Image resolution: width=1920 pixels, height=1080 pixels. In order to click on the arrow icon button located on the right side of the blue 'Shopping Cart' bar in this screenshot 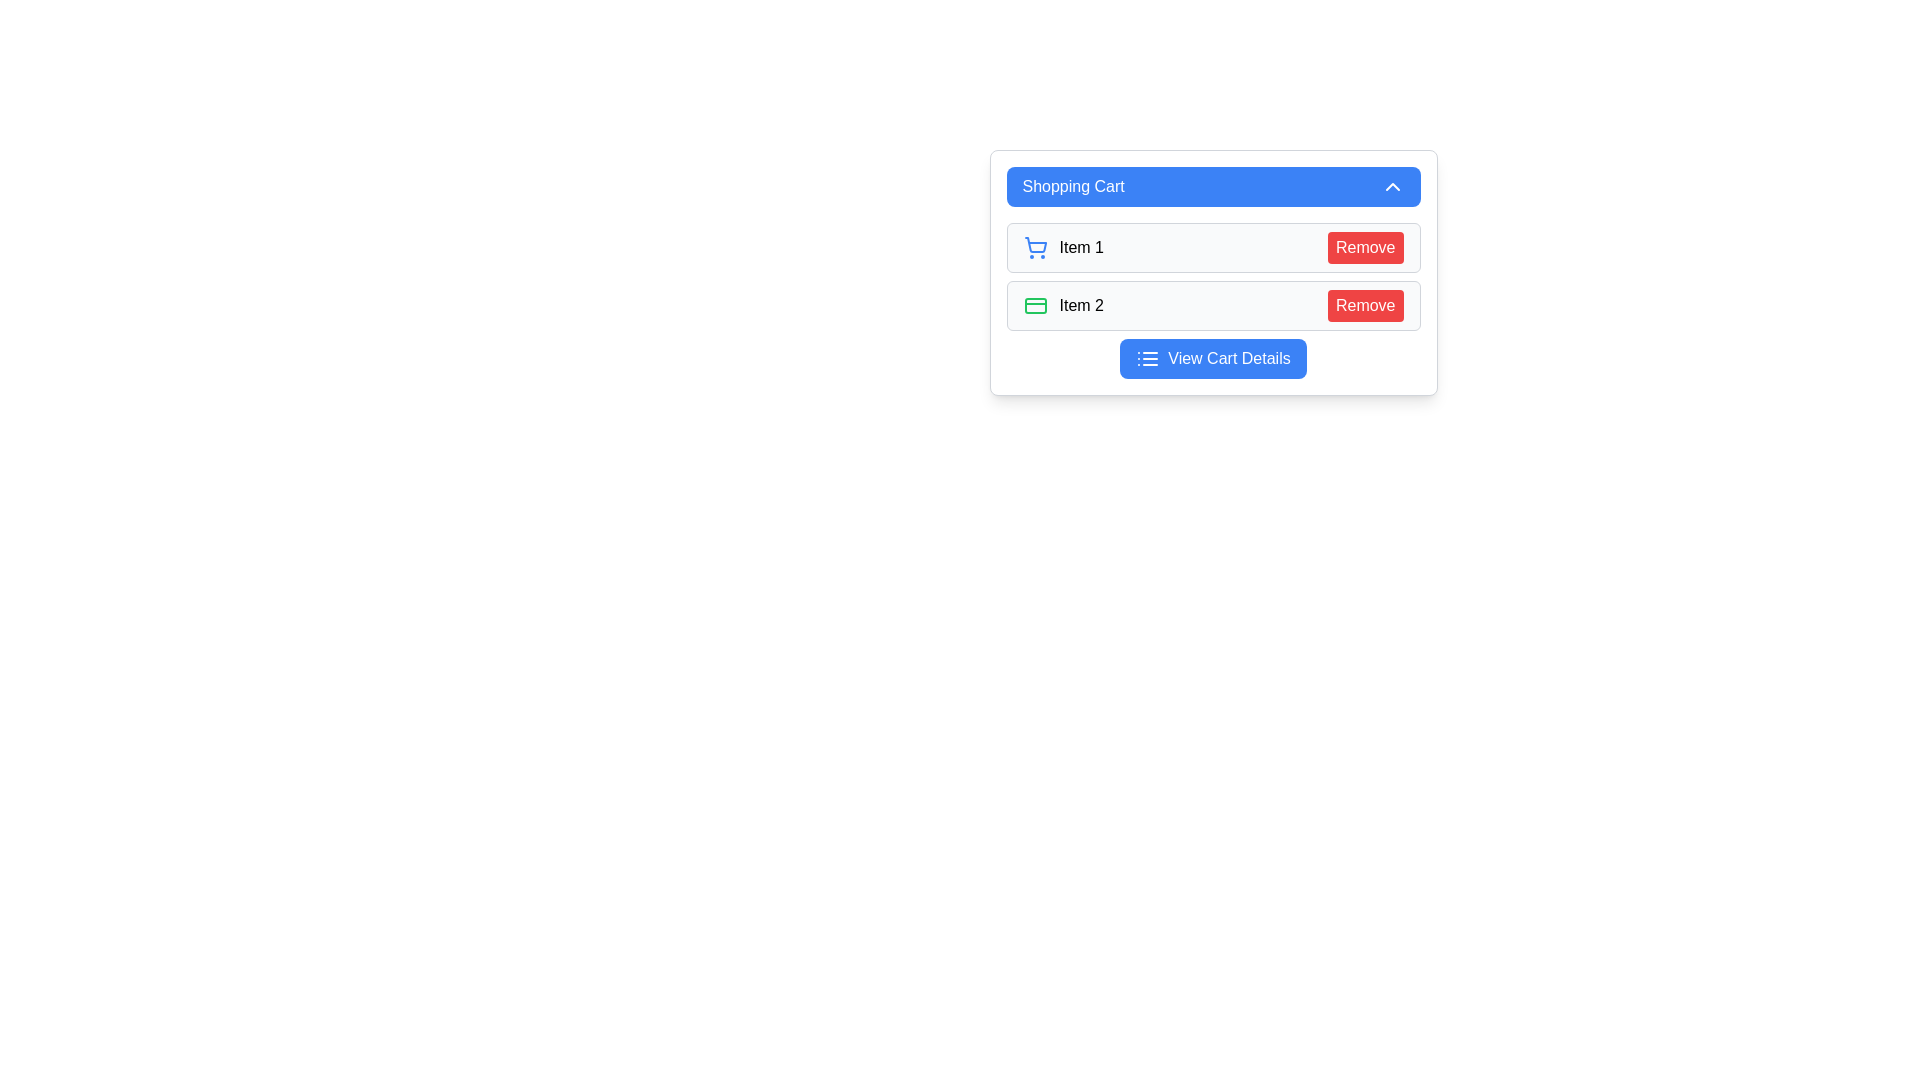, I will do `click(1391, 186)`.